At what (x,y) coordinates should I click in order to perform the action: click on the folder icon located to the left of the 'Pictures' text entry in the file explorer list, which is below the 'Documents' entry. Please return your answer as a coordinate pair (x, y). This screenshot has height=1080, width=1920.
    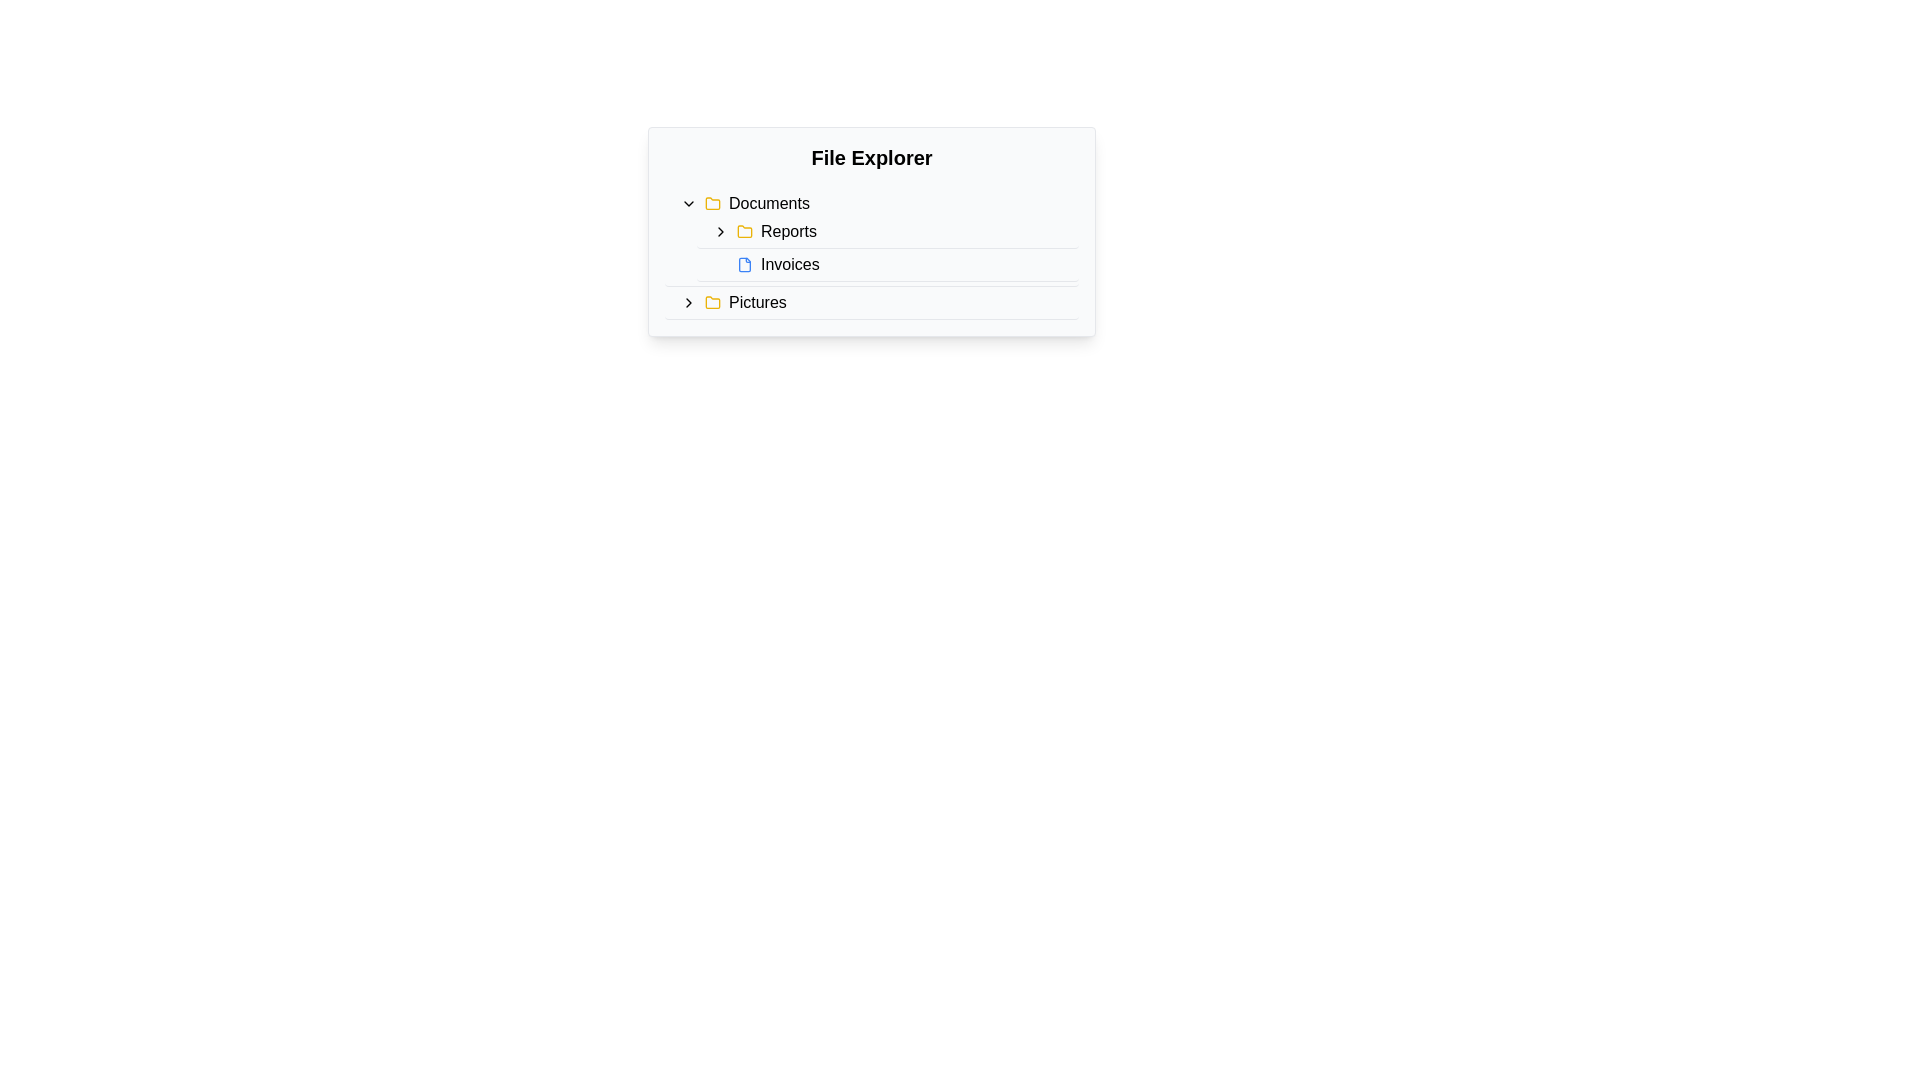
    Looking at the image, I should click on (713, 301).